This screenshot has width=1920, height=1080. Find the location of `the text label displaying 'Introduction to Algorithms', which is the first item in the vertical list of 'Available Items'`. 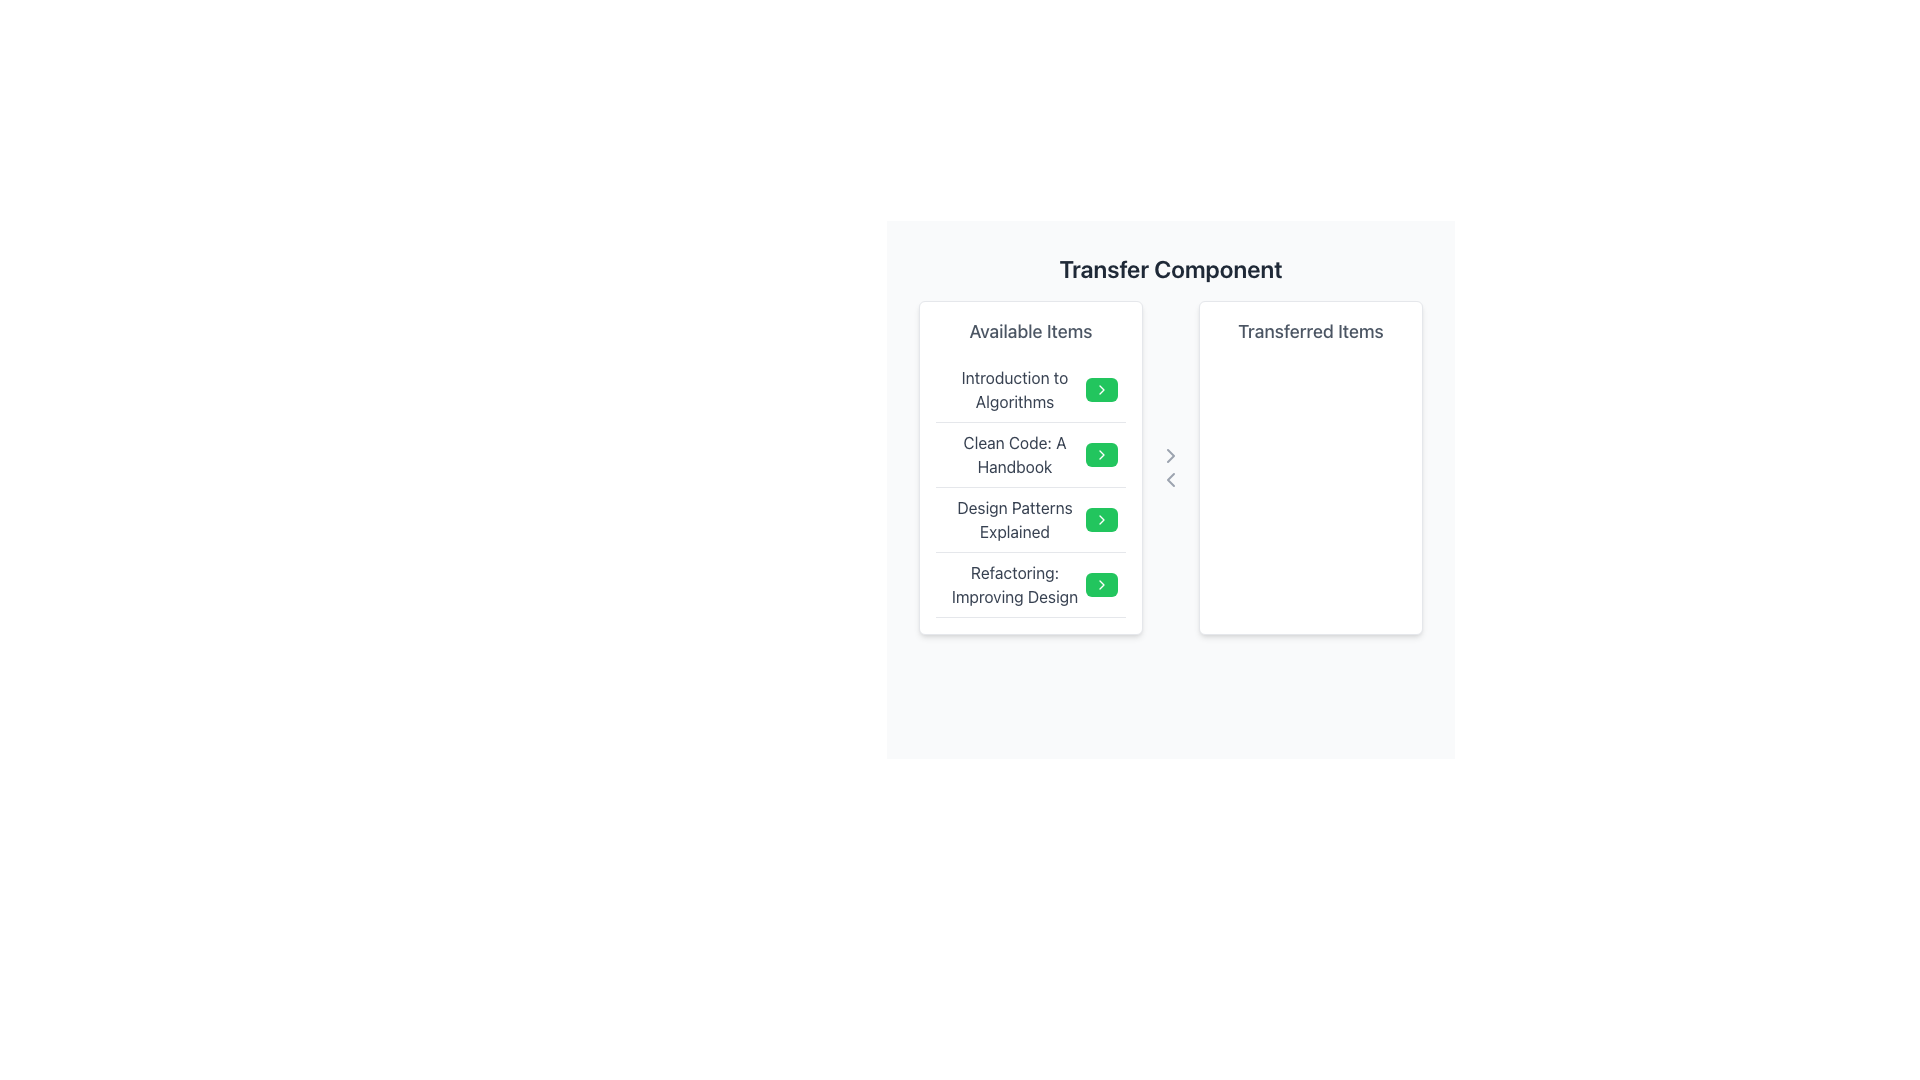

the text label displaying 'Introduction to Algorithms', which is the first item in the vertical list of 'Available Items' is located at coordinates (1014, 389).